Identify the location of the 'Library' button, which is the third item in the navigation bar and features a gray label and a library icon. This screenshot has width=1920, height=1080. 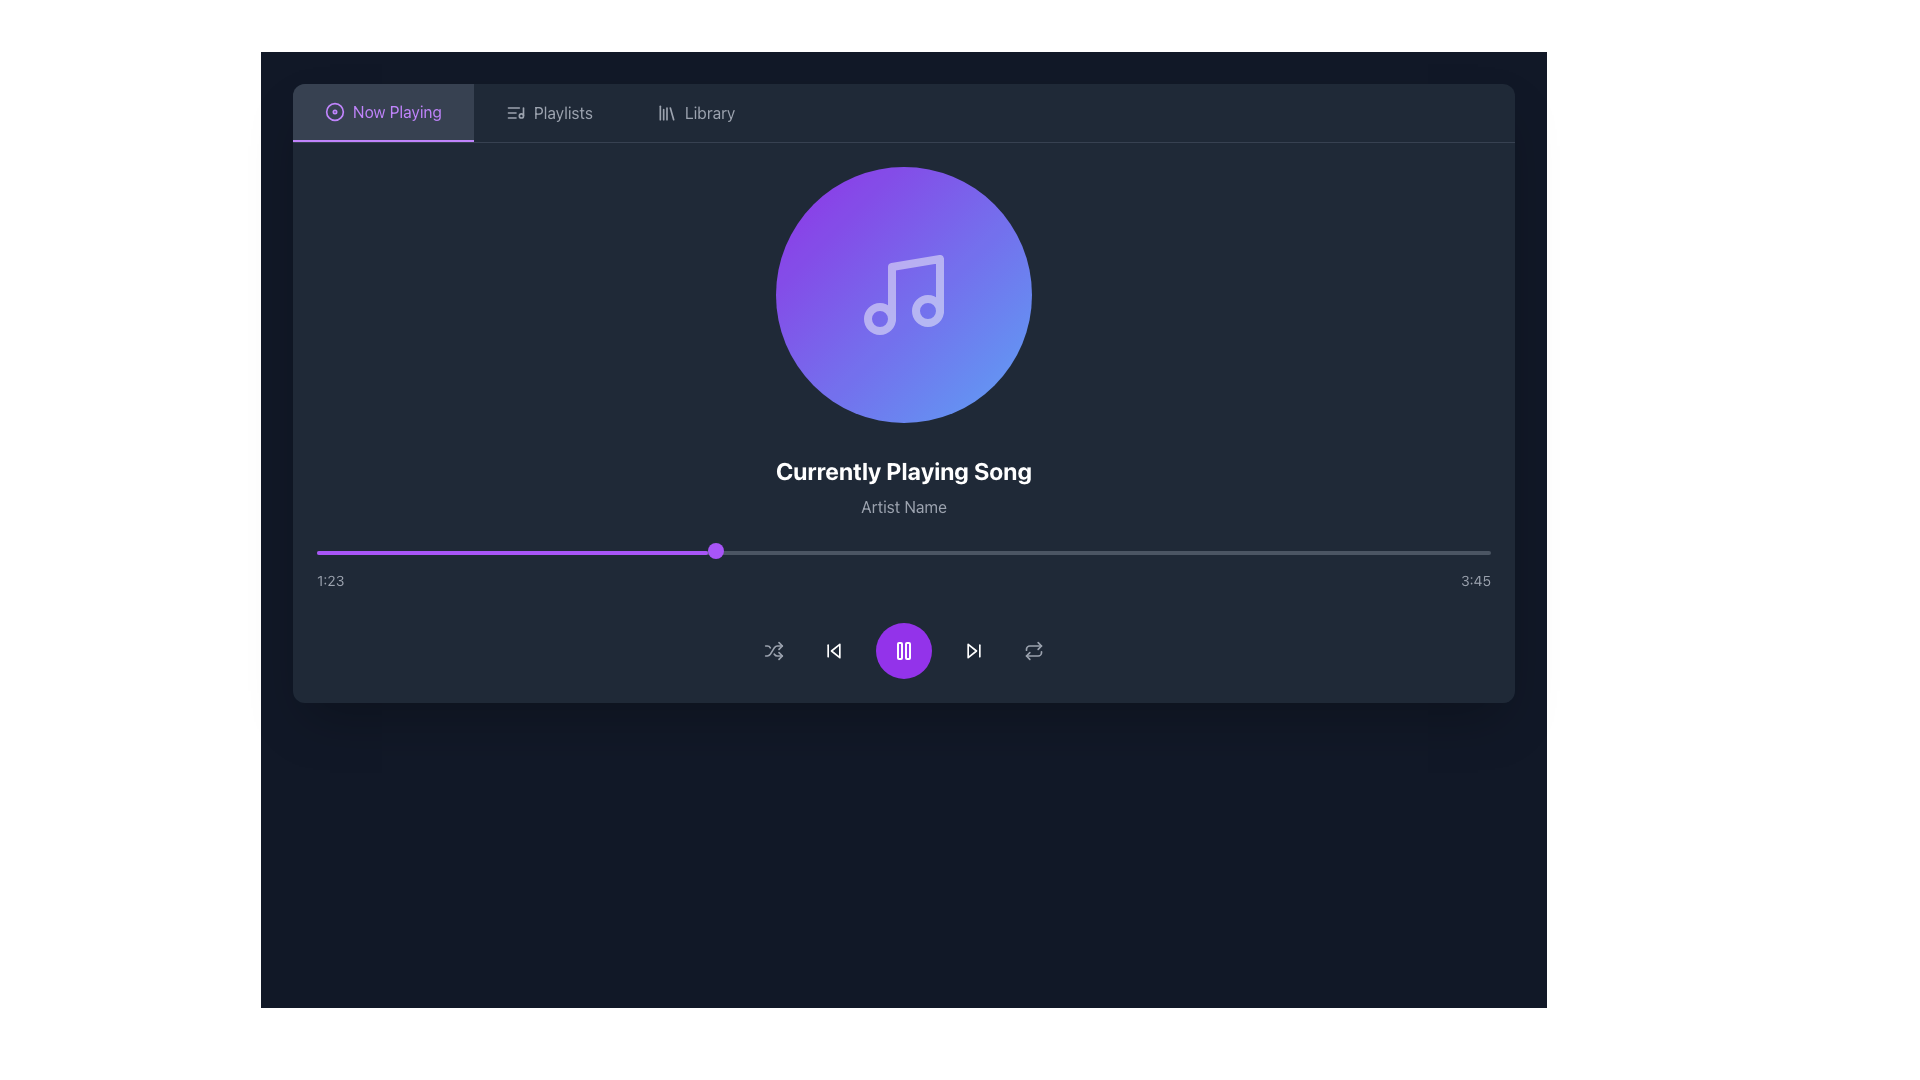
(696, 112).